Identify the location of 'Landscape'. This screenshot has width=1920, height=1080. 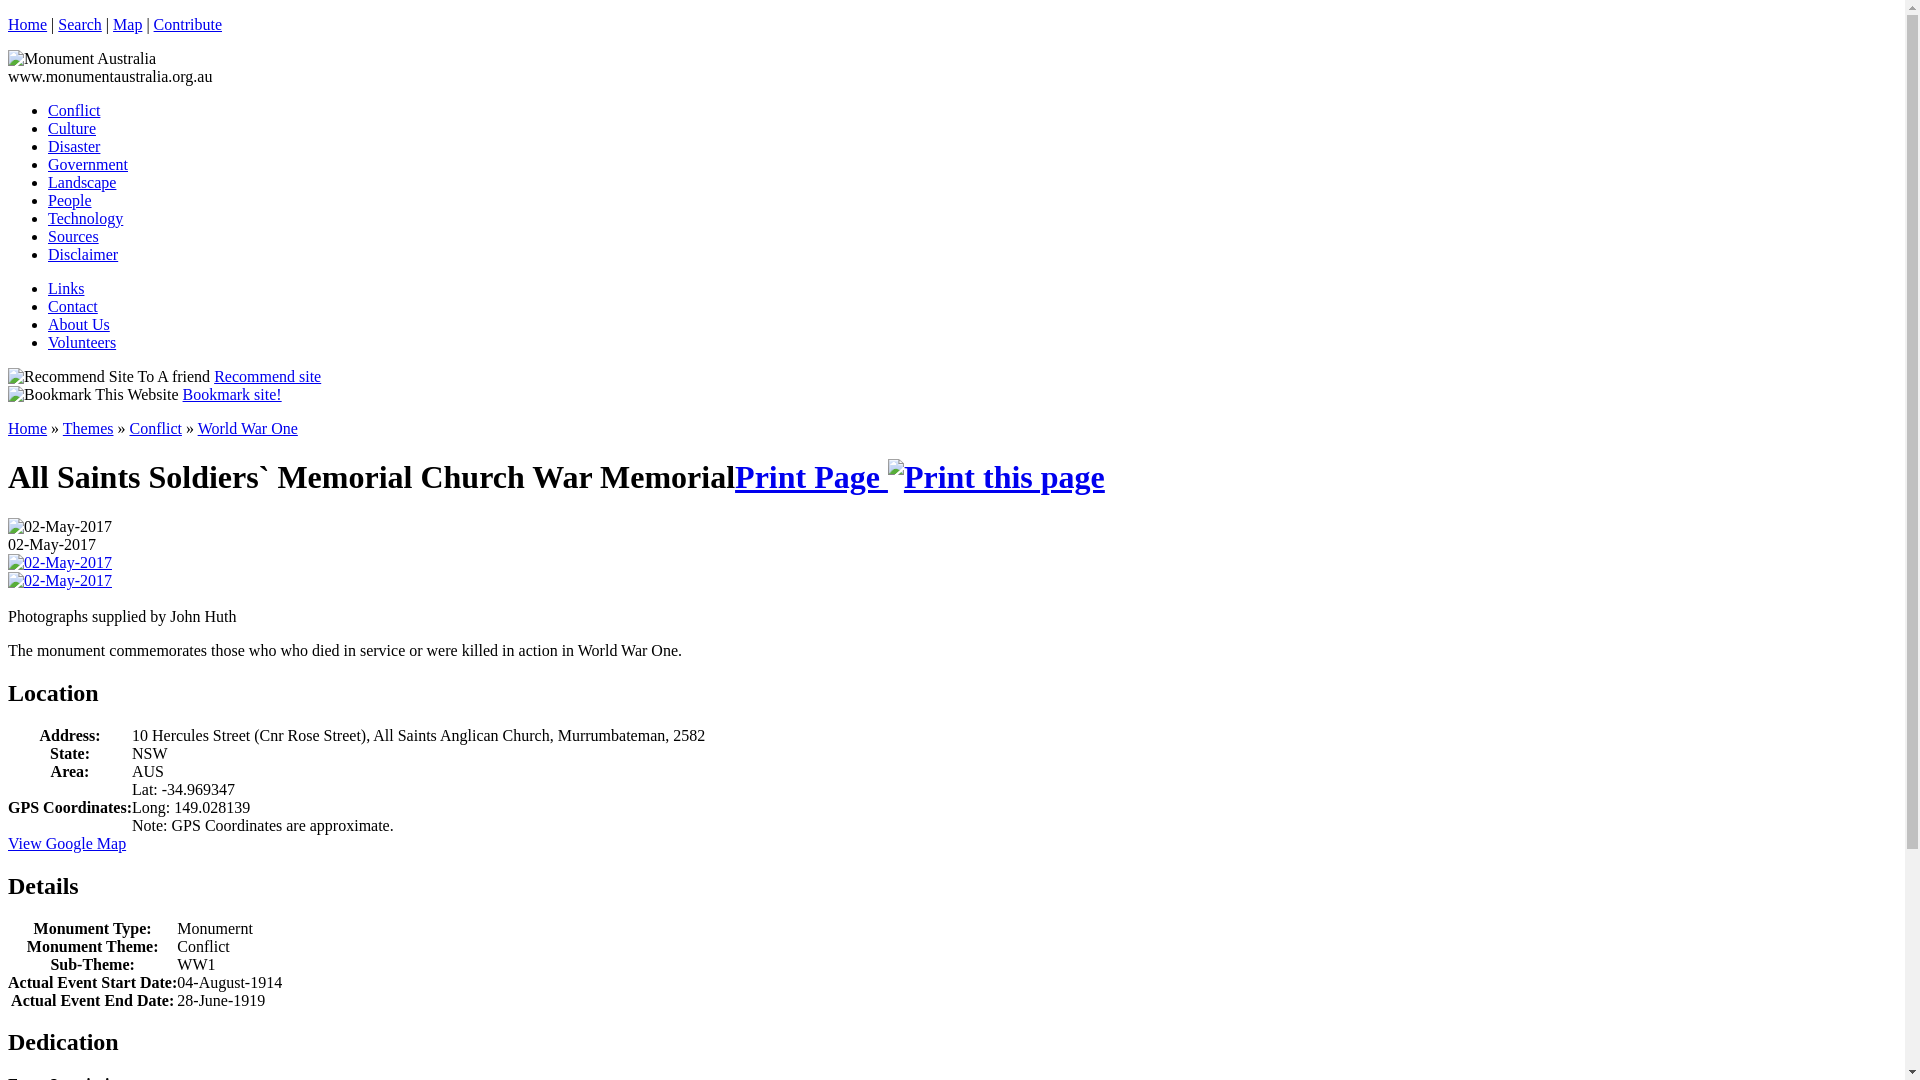
(80, 182).